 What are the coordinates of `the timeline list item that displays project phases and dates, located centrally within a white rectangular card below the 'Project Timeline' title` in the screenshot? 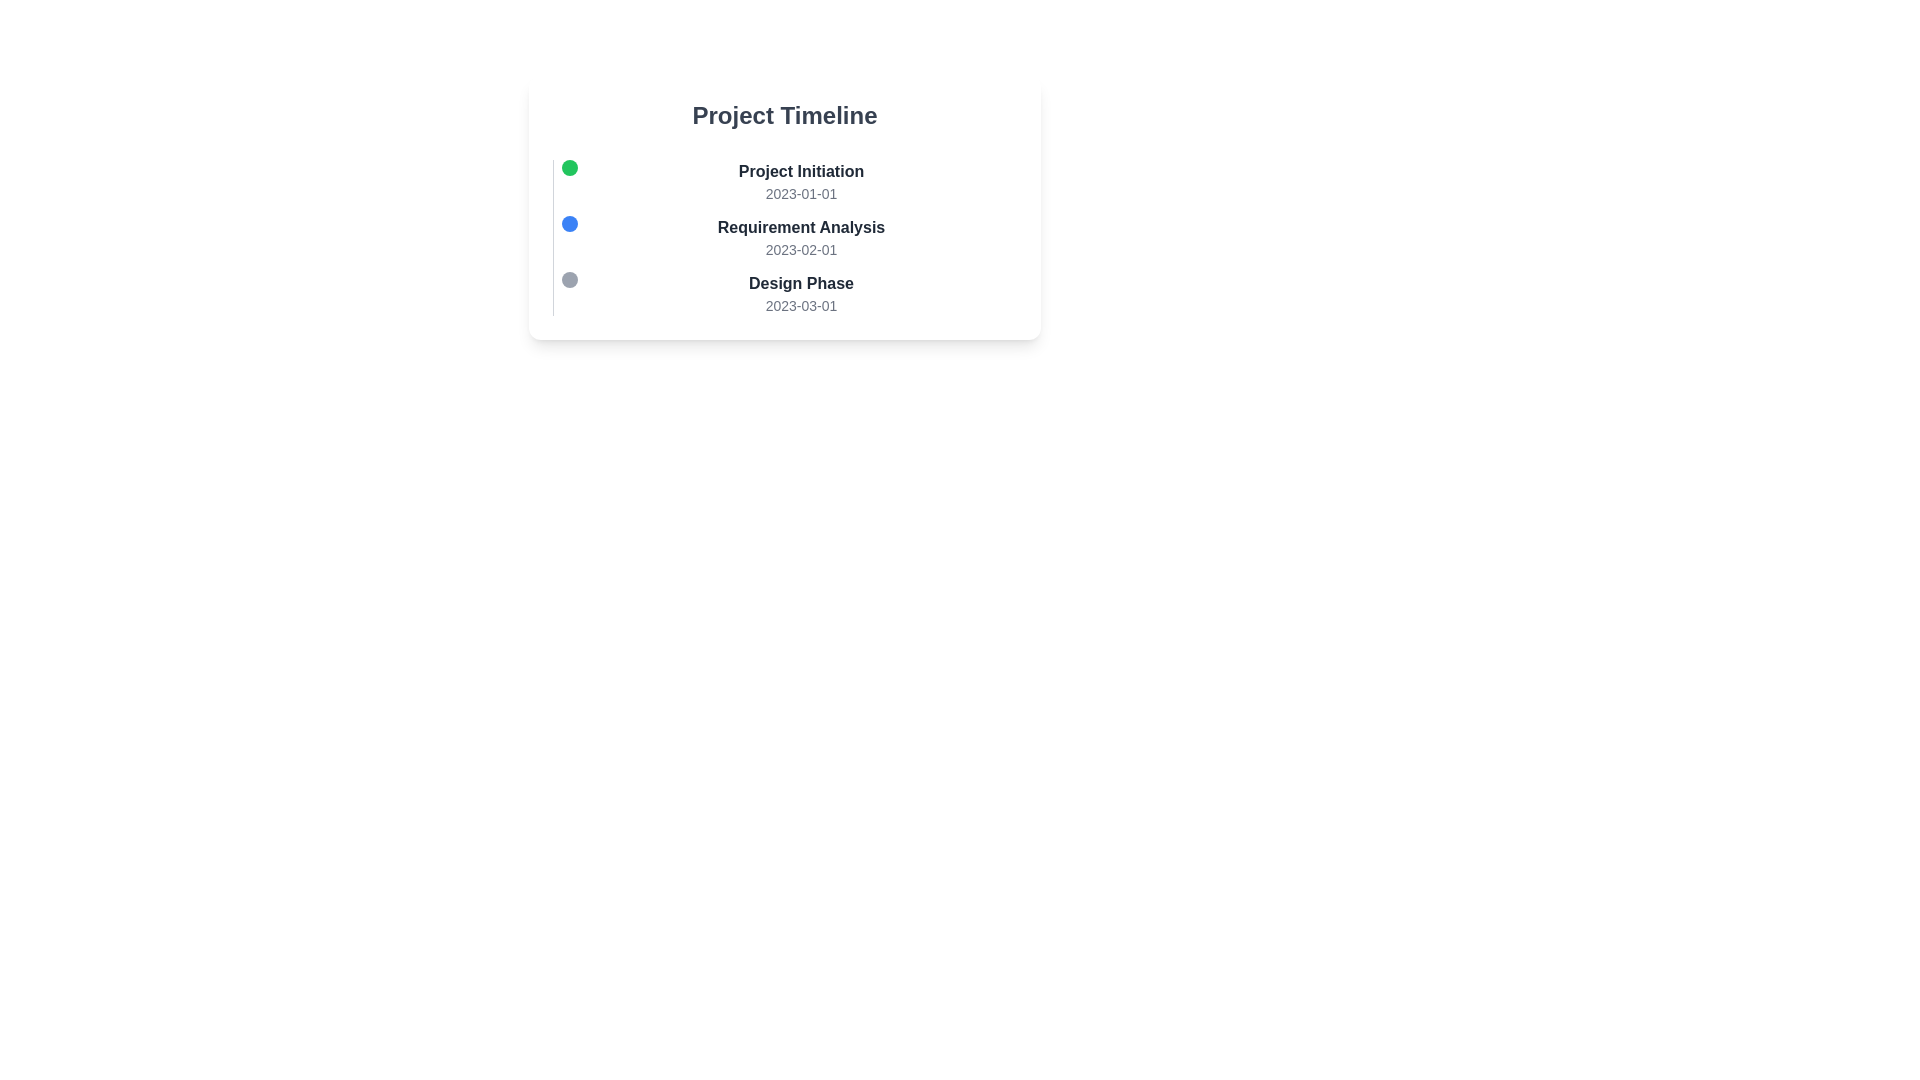 It's located at (784, 237).